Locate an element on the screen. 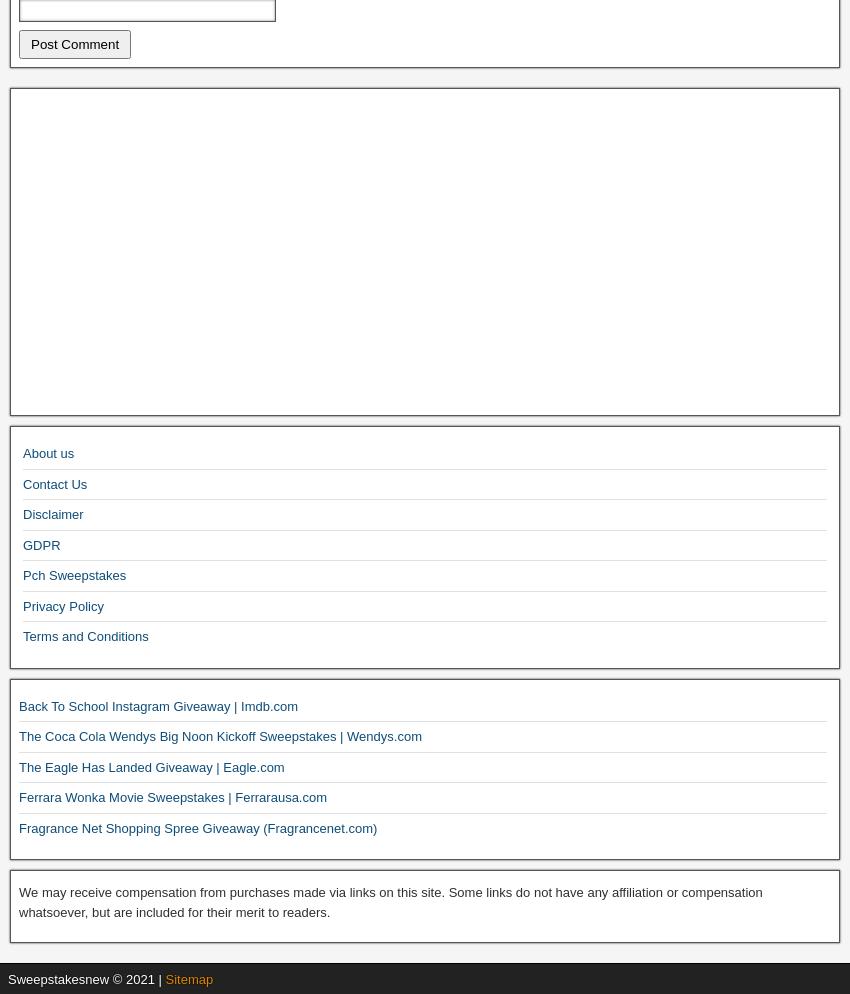 This screenshot has height=994, width=850. 'Fragrance Net Shopping Spree Giveaway (Fragrancenet.com)' is located at coordinates (196, 826).